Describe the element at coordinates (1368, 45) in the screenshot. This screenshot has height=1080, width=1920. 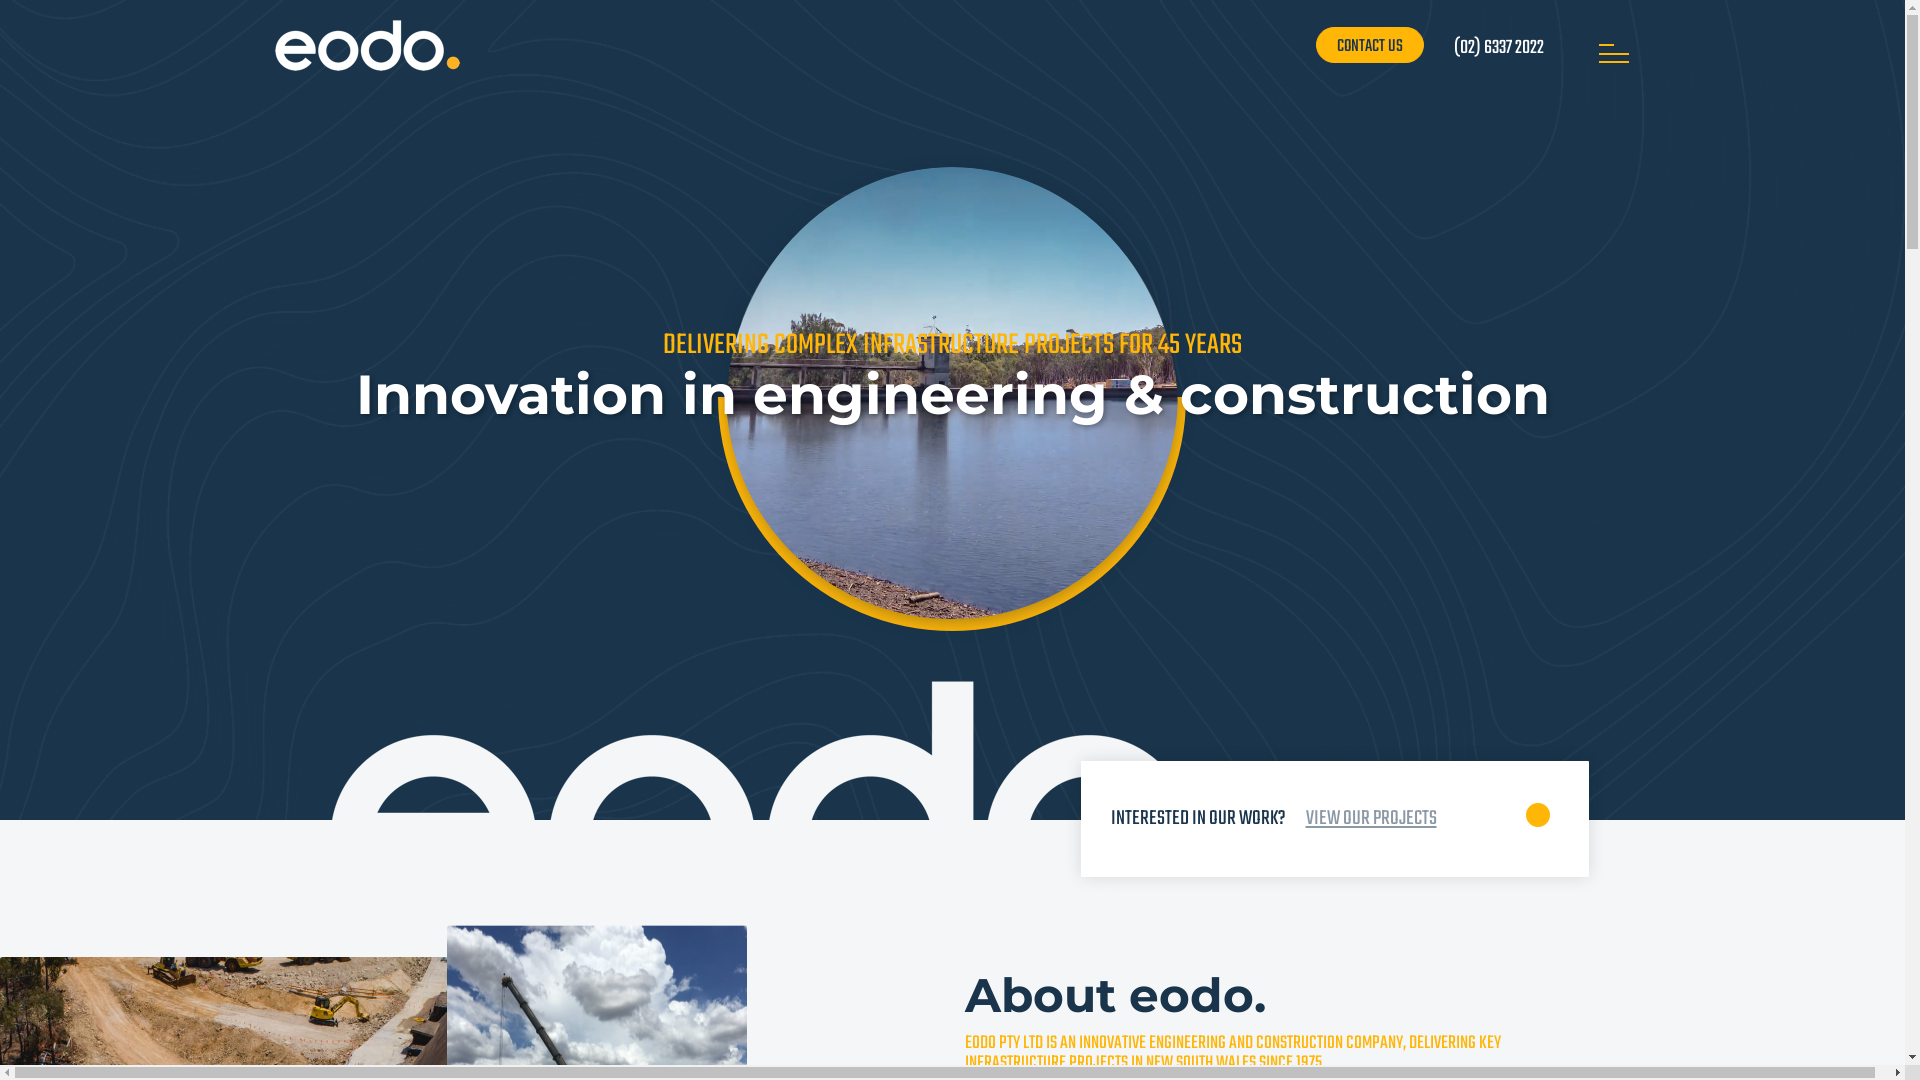
I see `'CONTACT US'` at that location.